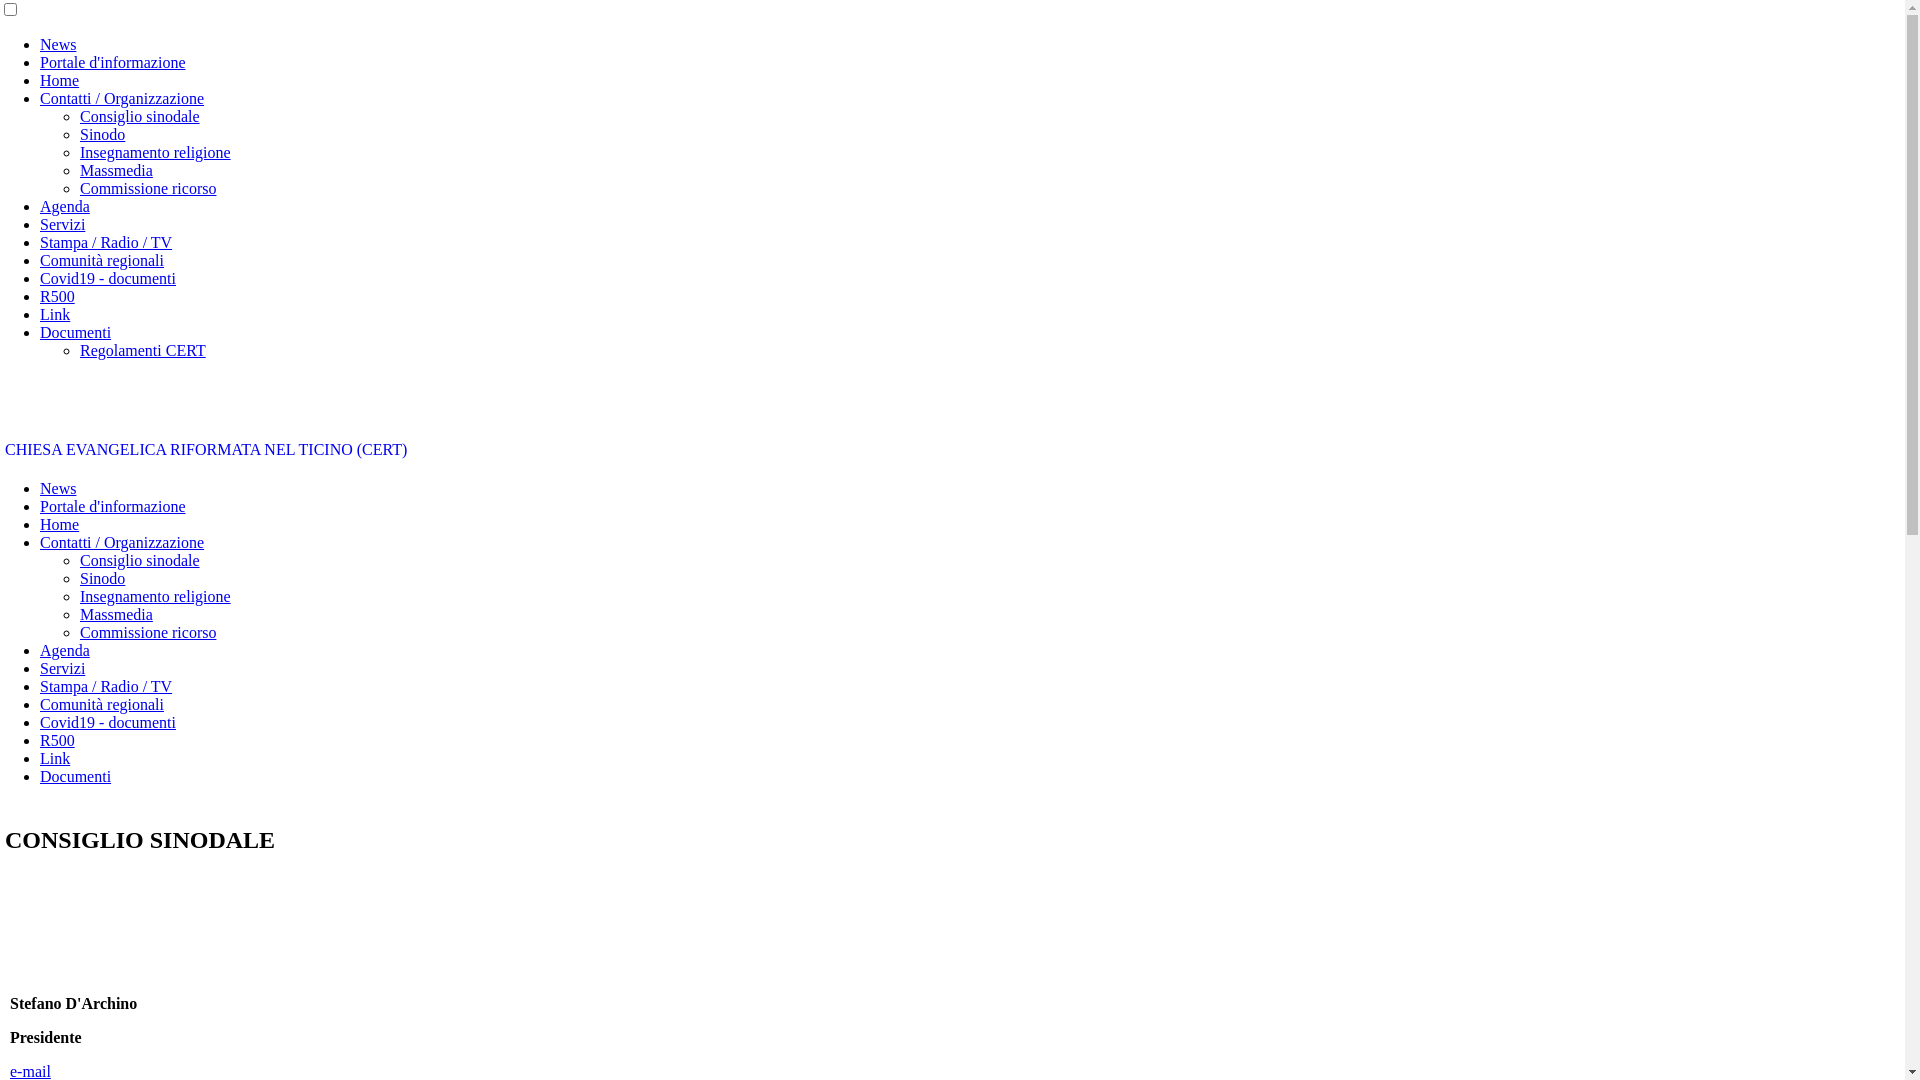 This screenshot has height=1080, width=1920. What do you see at coordinates (54, 758) in the screenshot?
I see `'Link'` at bounding box center [54, 758].